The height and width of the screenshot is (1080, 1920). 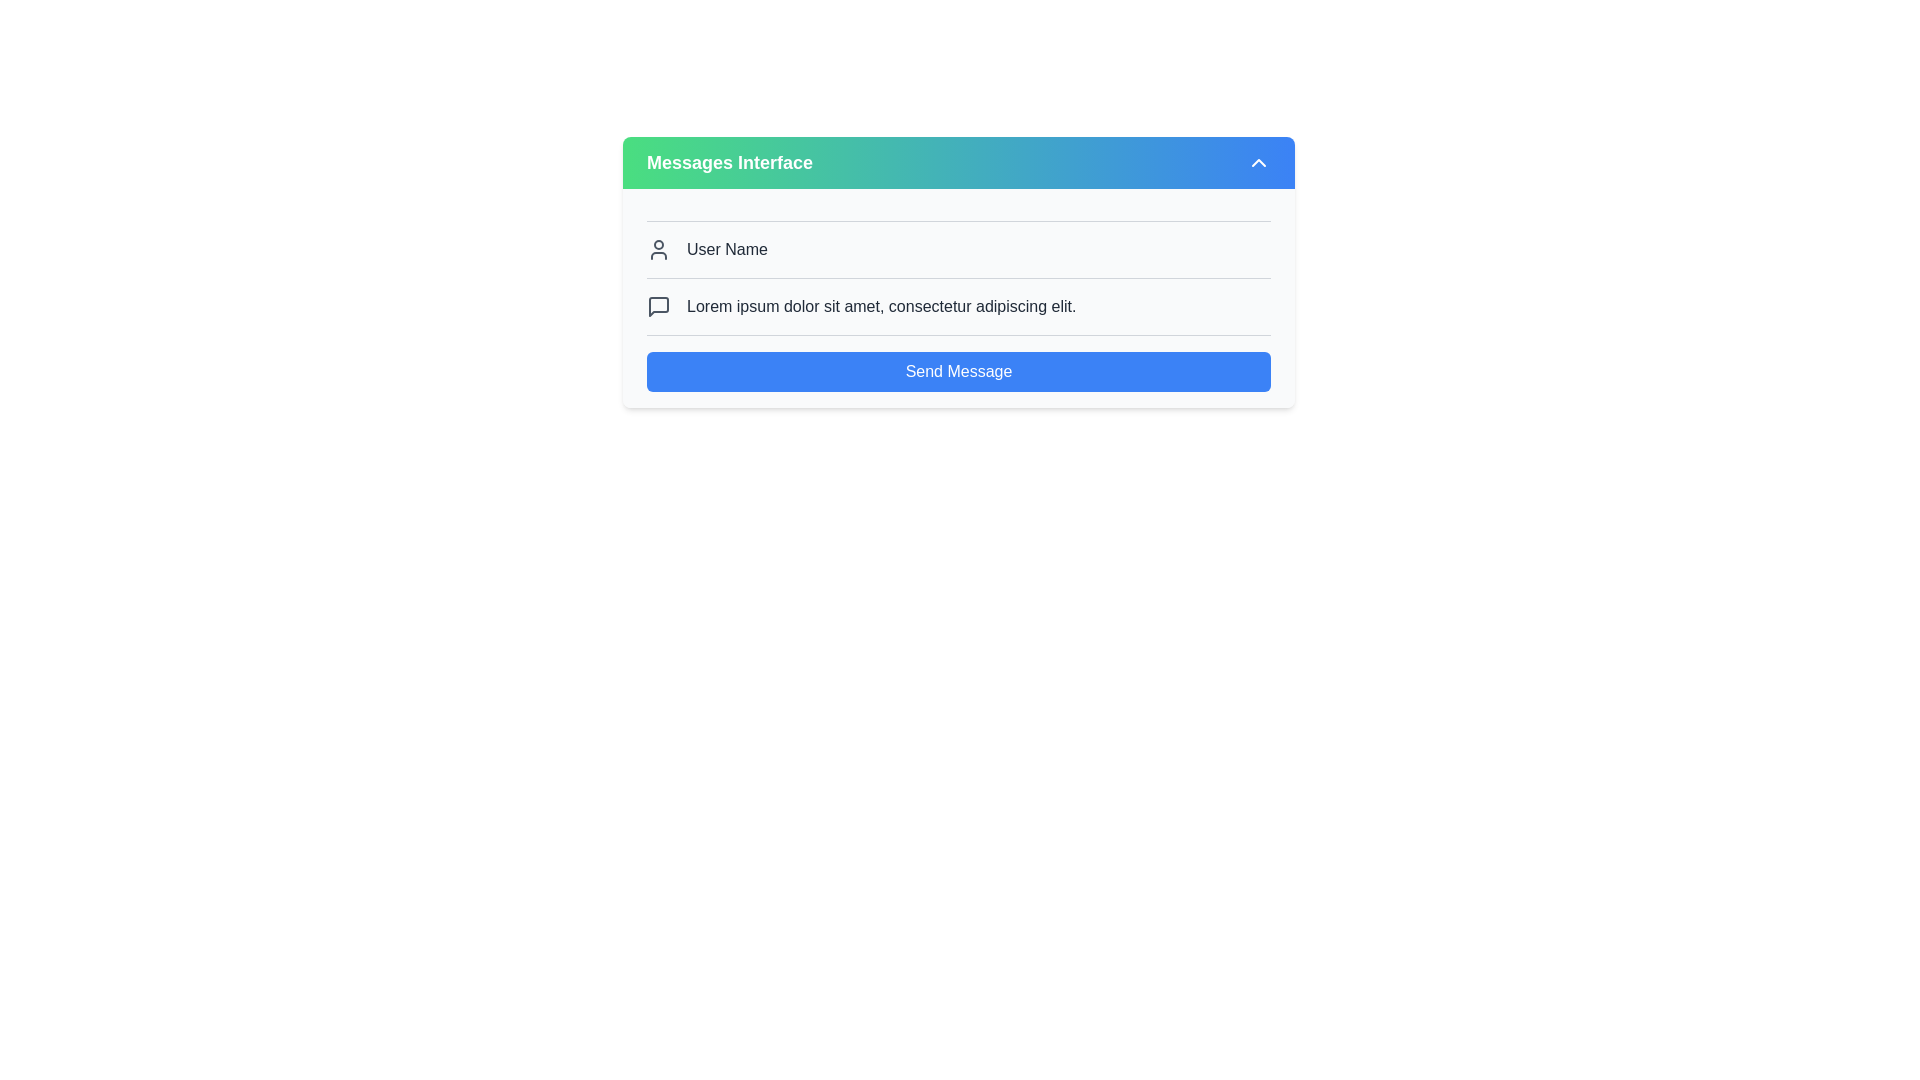 What do you see at coordinates (728, 161) in the screenshot?
I see `the text label displaying the title for the messaging functionalities to potentially see any tooltips` at bounding box center [728, 161].